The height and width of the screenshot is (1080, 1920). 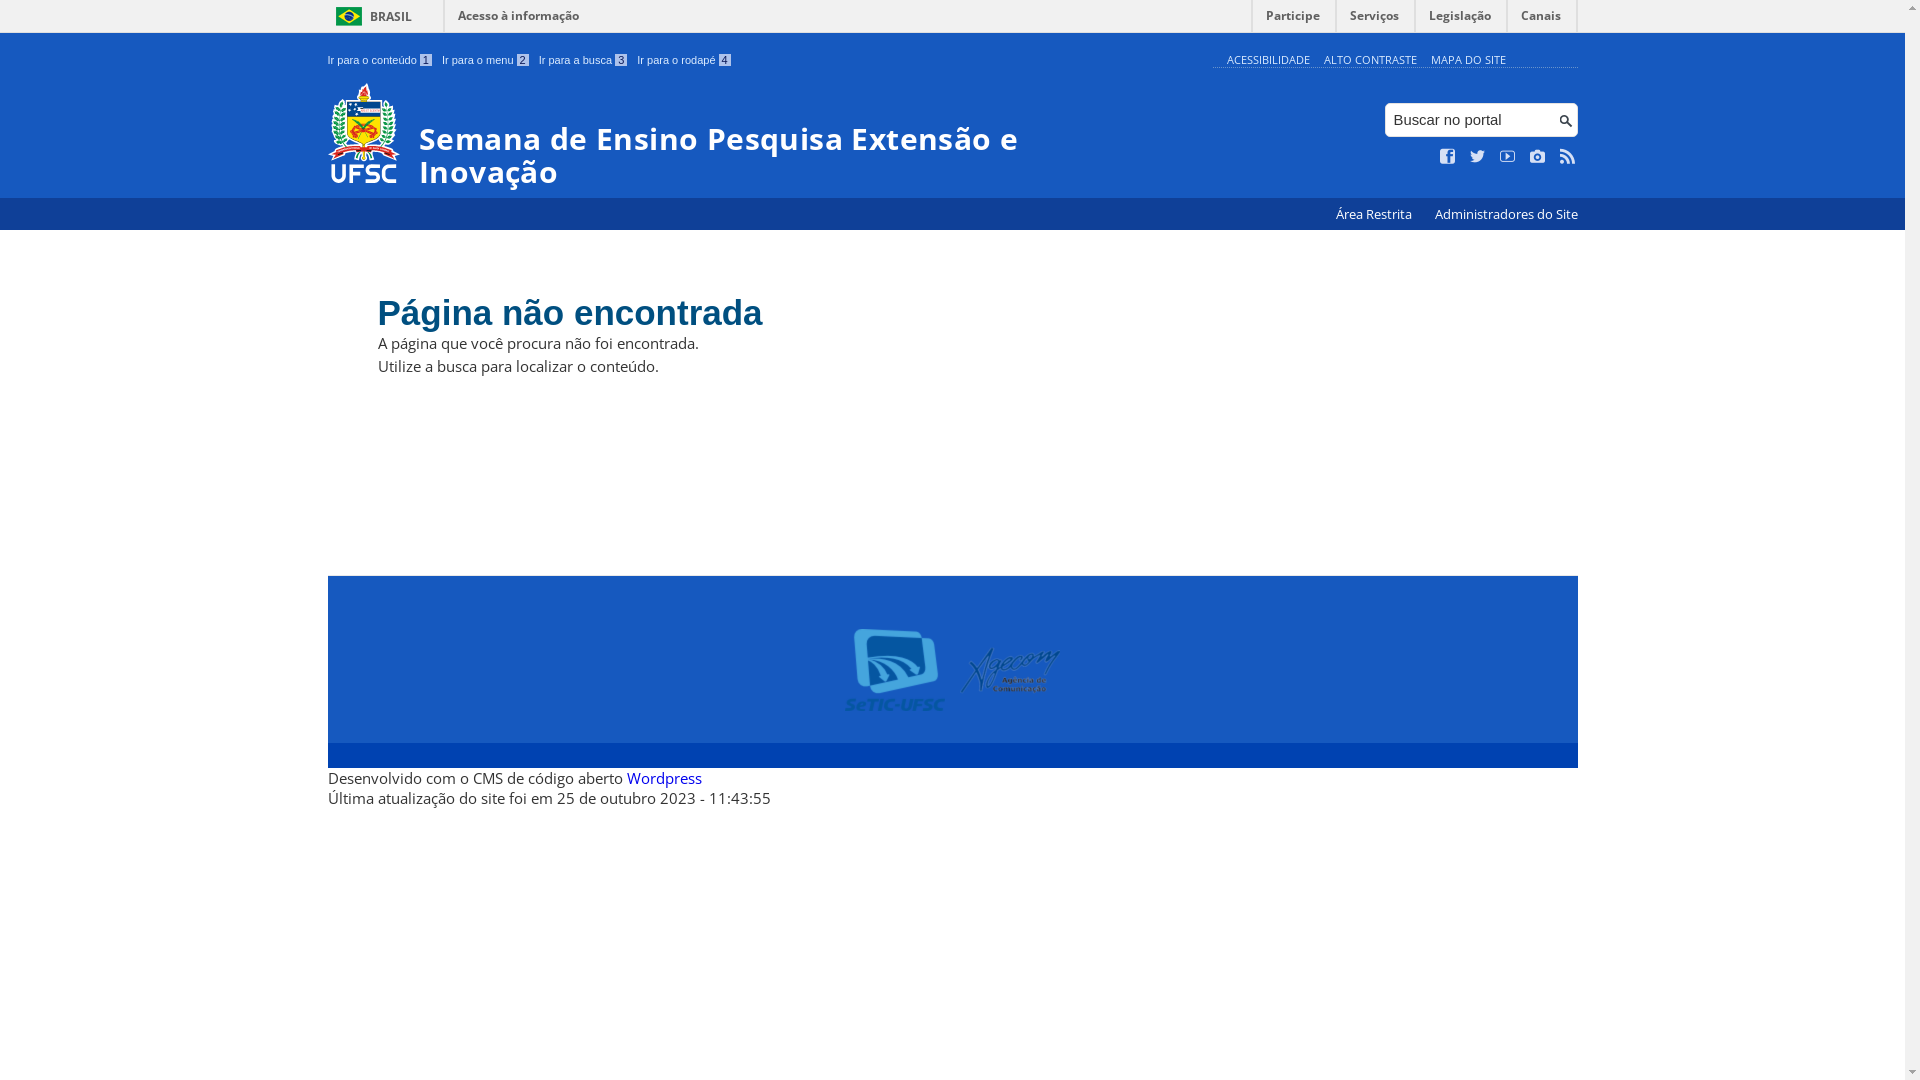 What do you see at coordinates (1324, 58) in the screenshot?
I see `'ALTO CONTRASTE'` at bounding box center [1324, 58].